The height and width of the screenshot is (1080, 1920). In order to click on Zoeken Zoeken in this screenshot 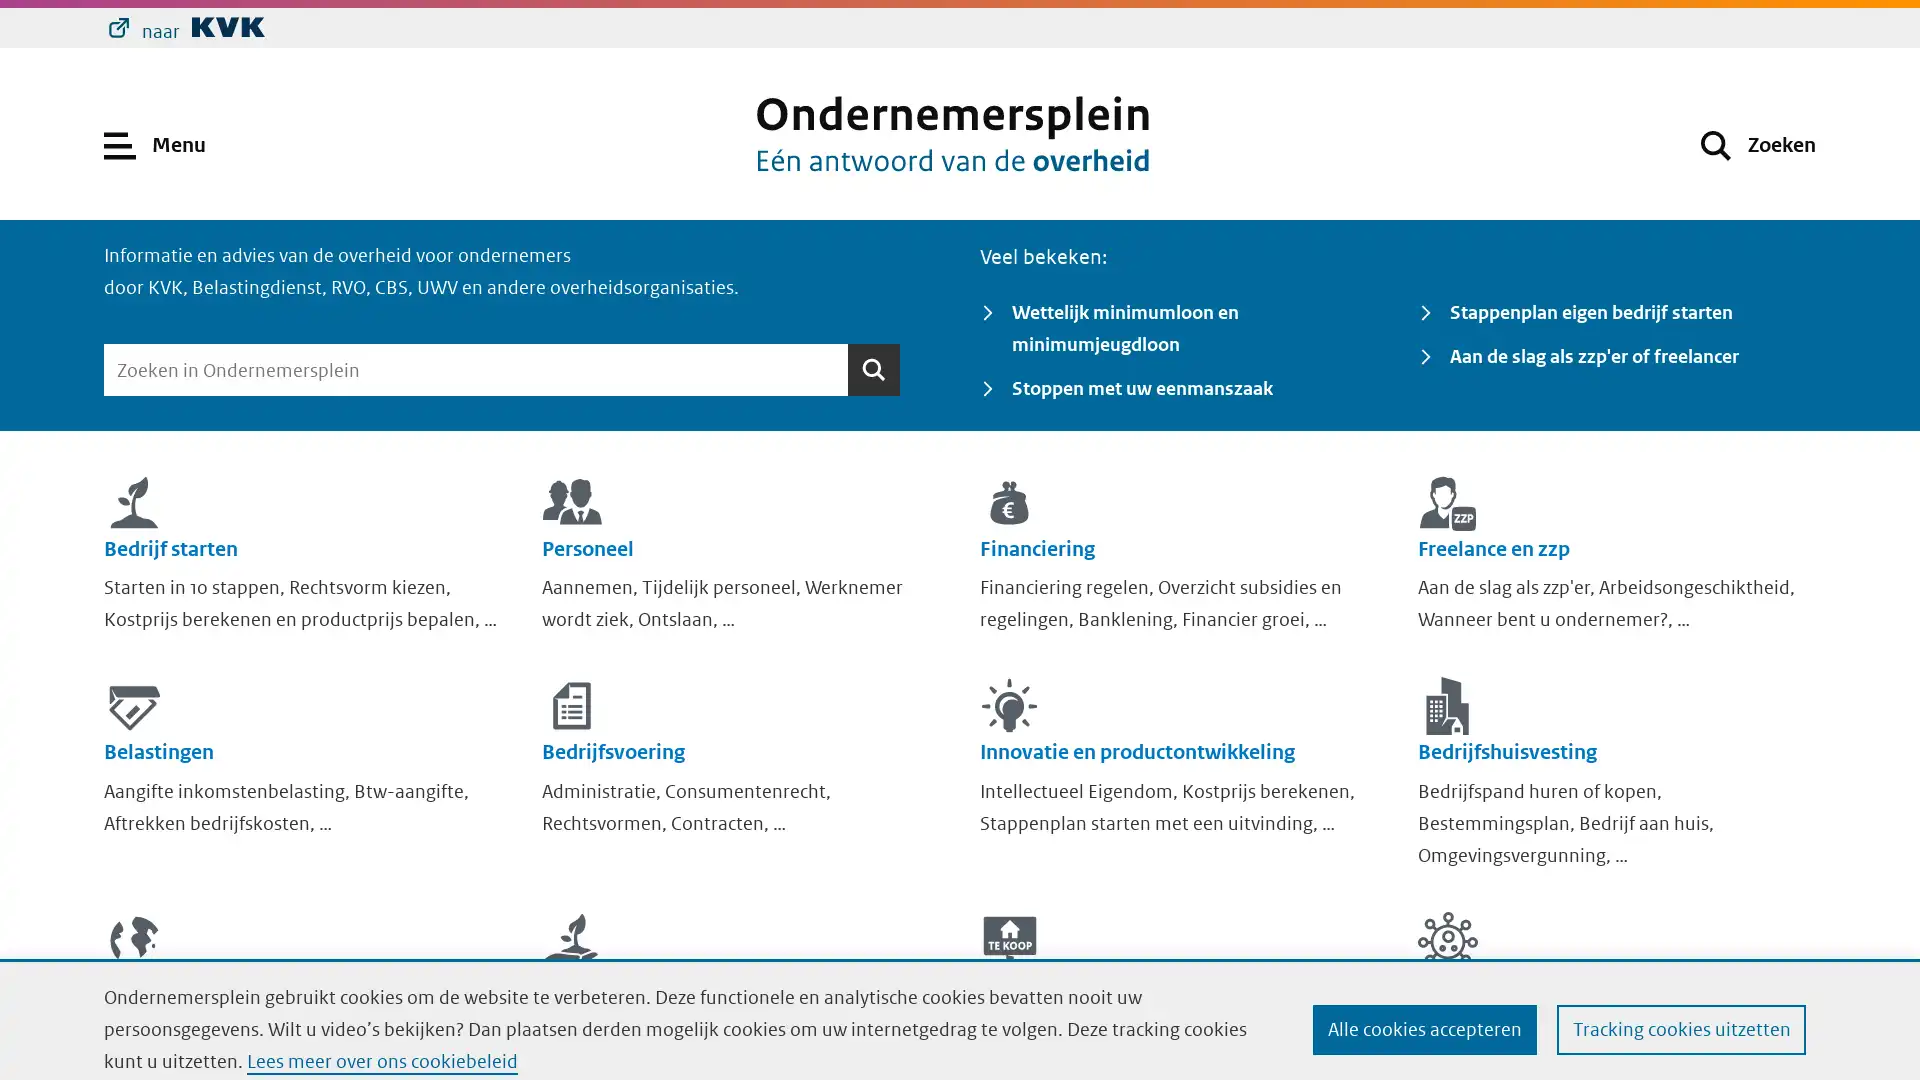, I will do `click(873, 370)`.